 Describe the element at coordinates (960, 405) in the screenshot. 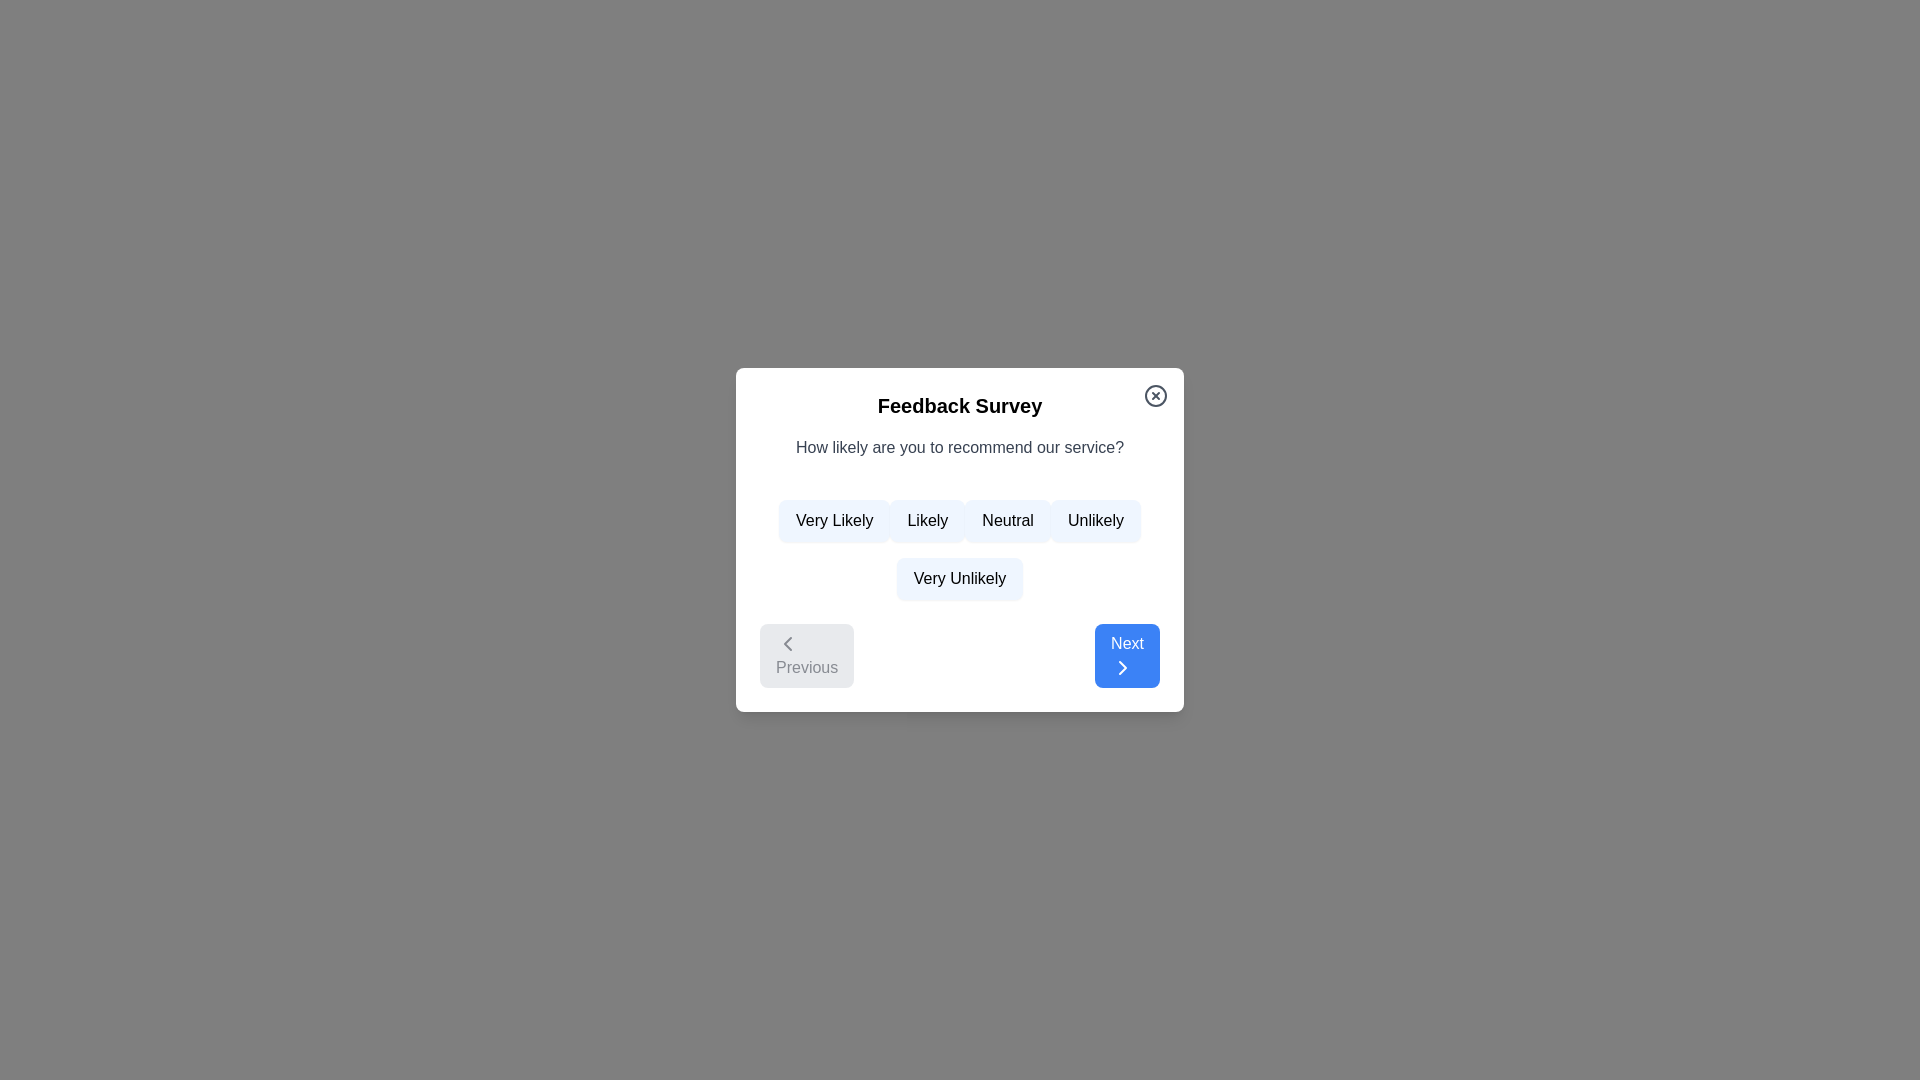

I see `the 'Feedback Survey' text header, which is displayed in bold and centrally aligned at the top of a white rectangular box with rounded corners` at that location.